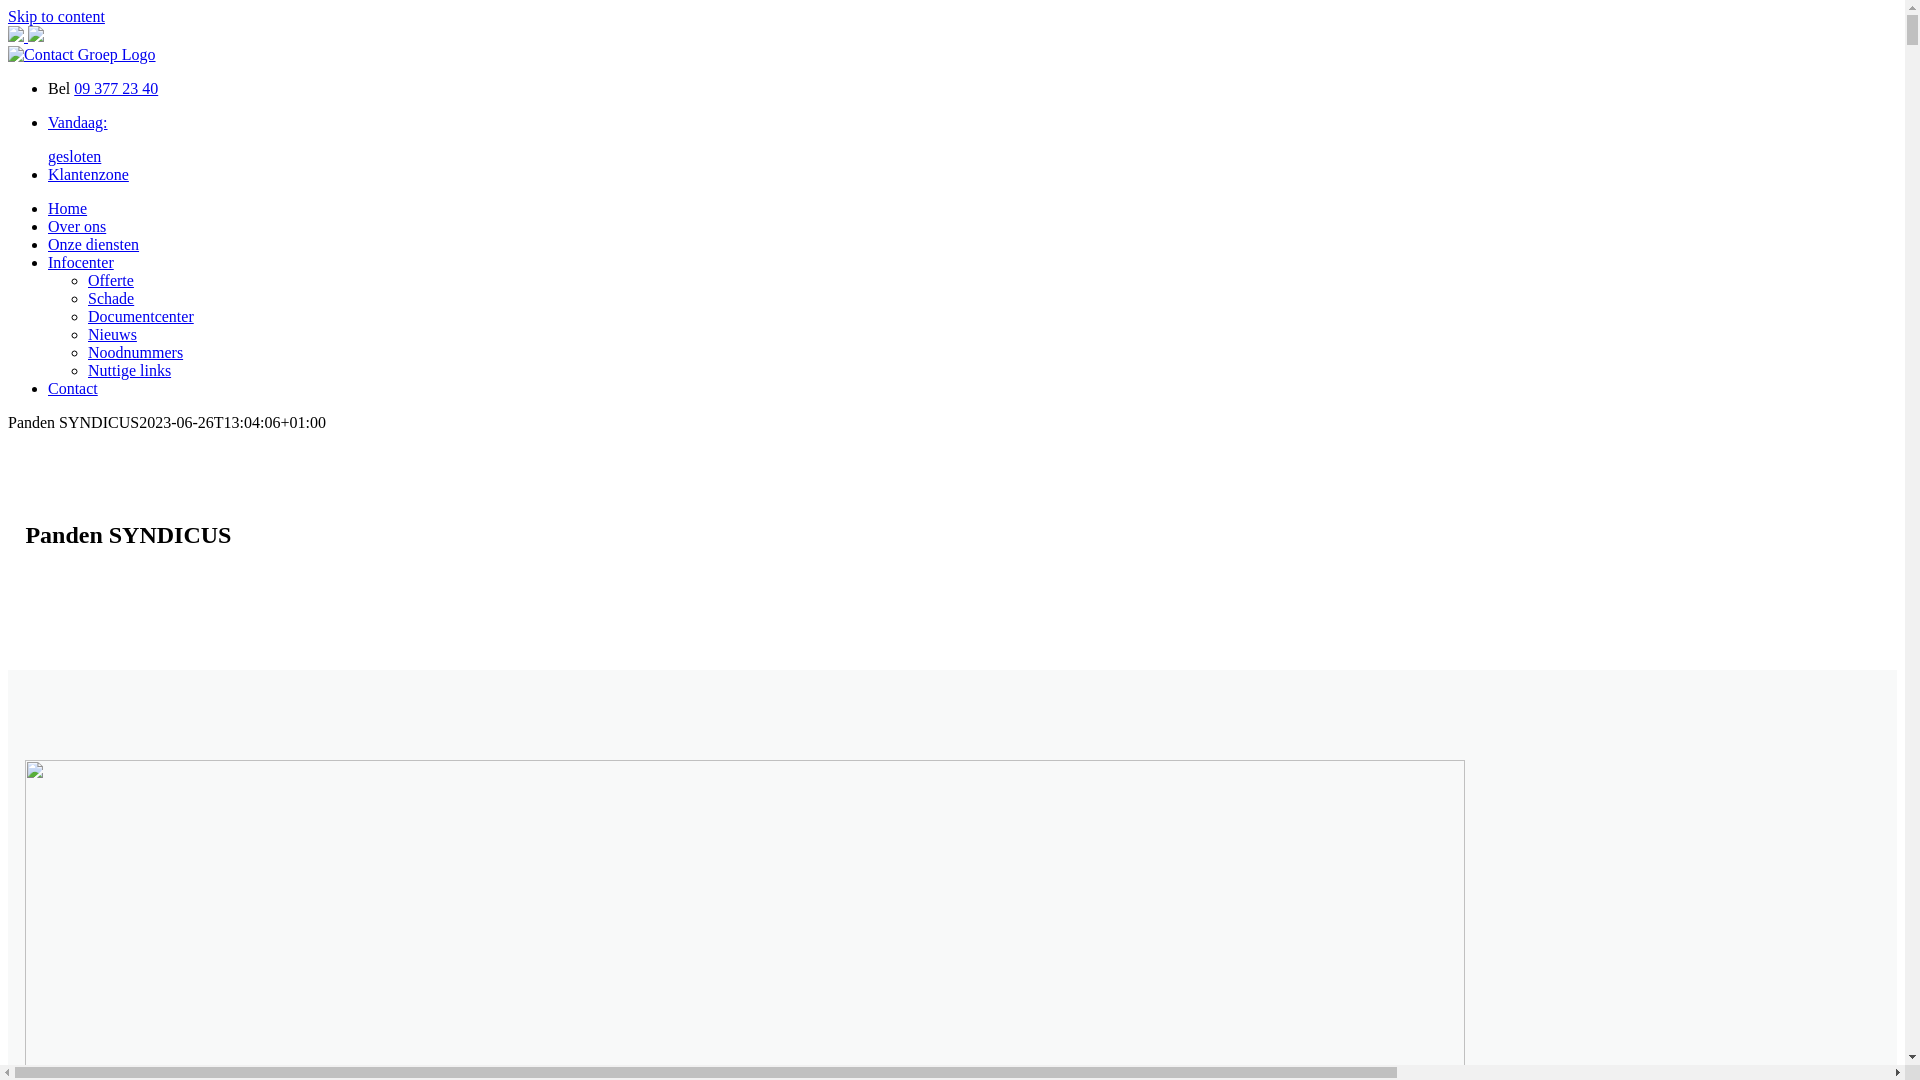 The width and height of the screenshot is (1920, 1080). Describe the element at coordinates (111, 333) in the screenshot. I see `'Nieuws'` at that location.